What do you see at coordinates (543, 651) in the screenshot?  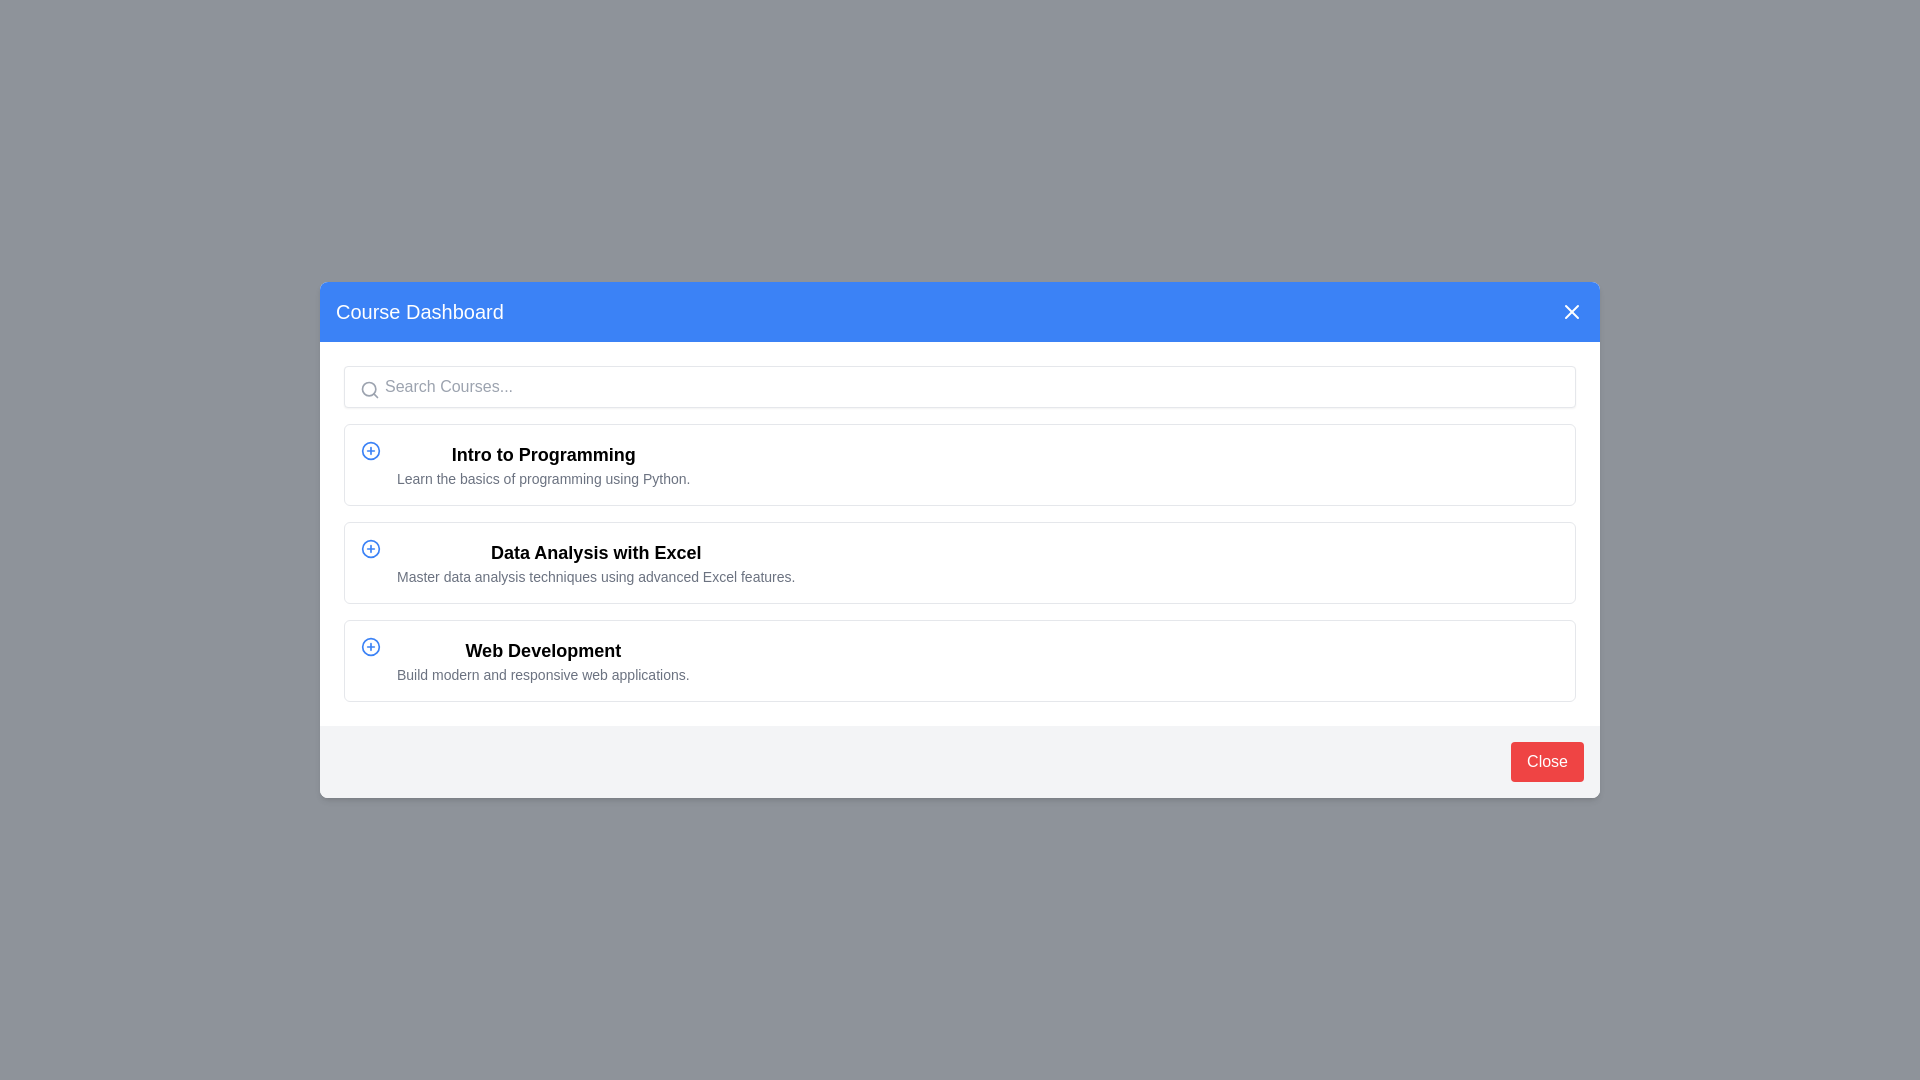 I see `the text label reading 'Web Development', which is bold and large, located above the sibling text 'Build modern and responsive web applications' within the third item of a vertically stacked list` at bounding box center [543, 651].